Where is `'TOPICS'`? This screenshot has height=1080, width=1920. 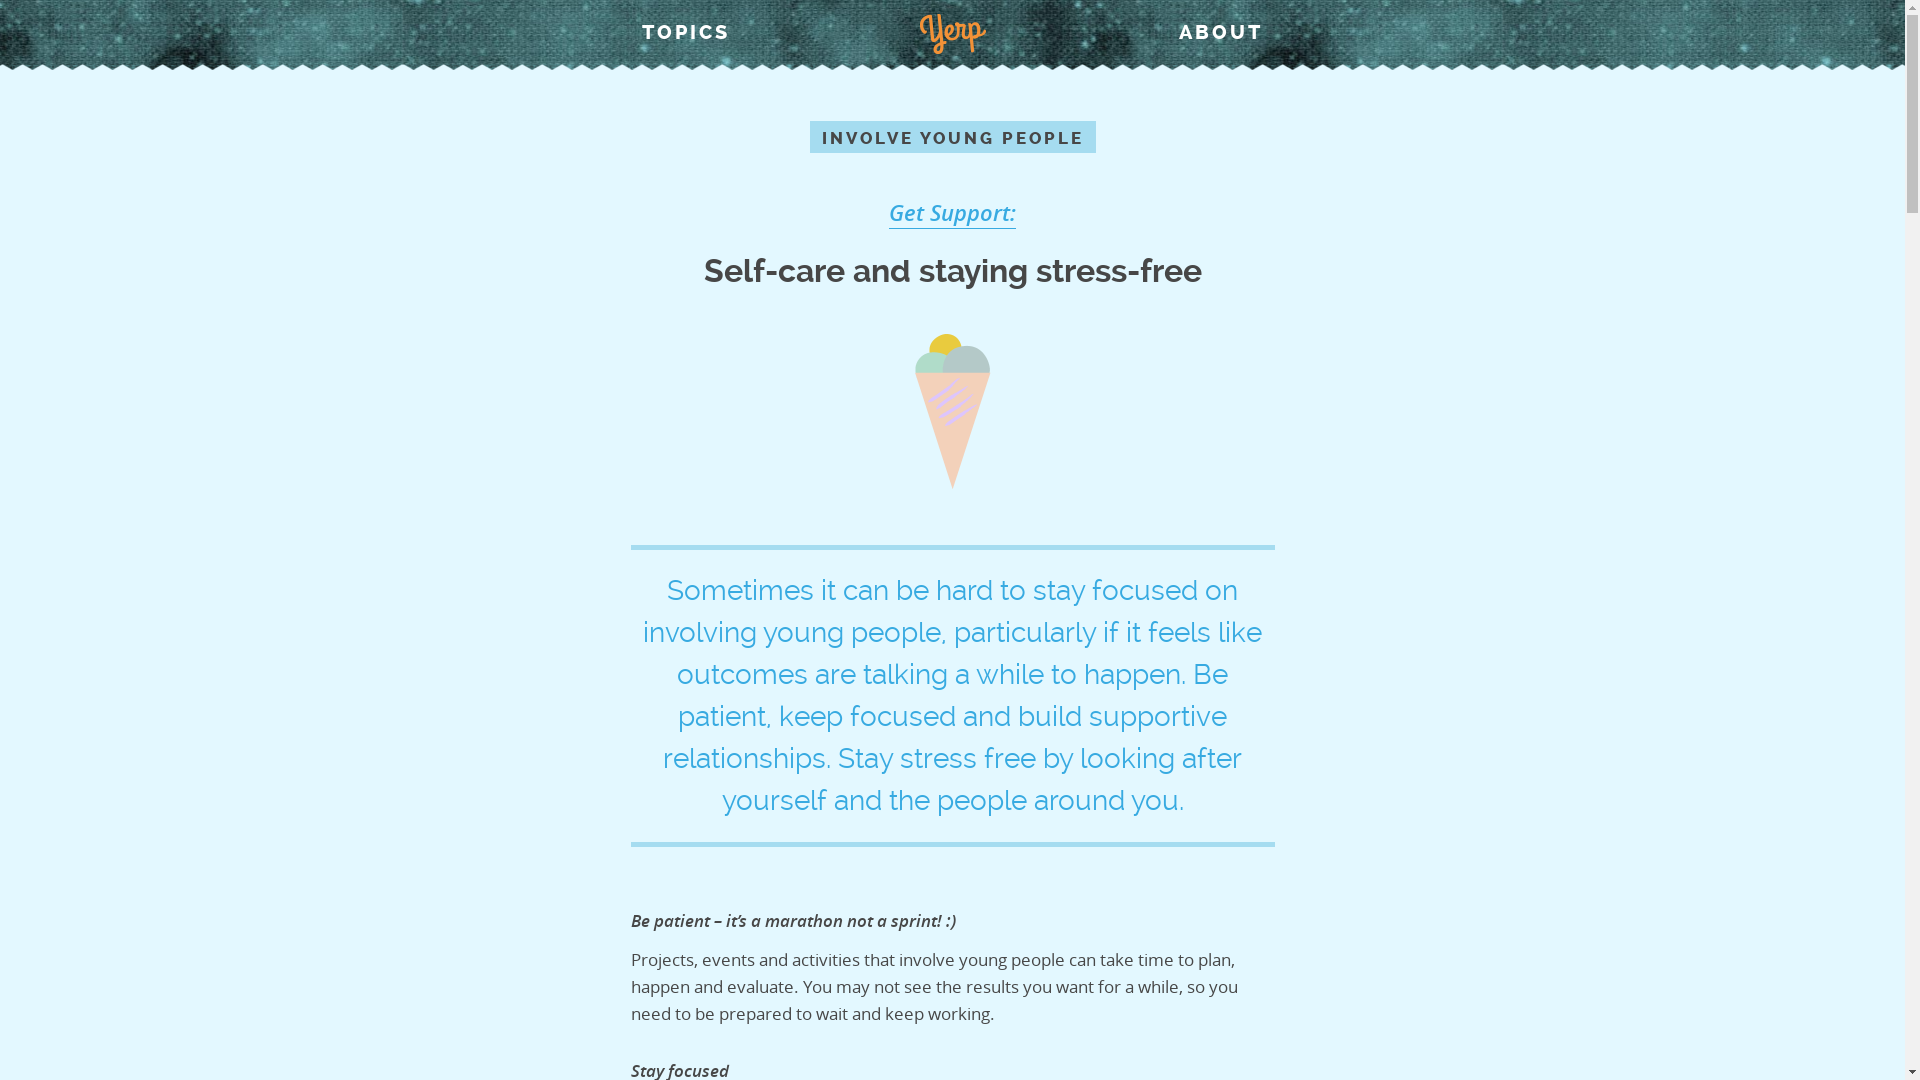 'TOPICS' is located at coordinates (686, 31).